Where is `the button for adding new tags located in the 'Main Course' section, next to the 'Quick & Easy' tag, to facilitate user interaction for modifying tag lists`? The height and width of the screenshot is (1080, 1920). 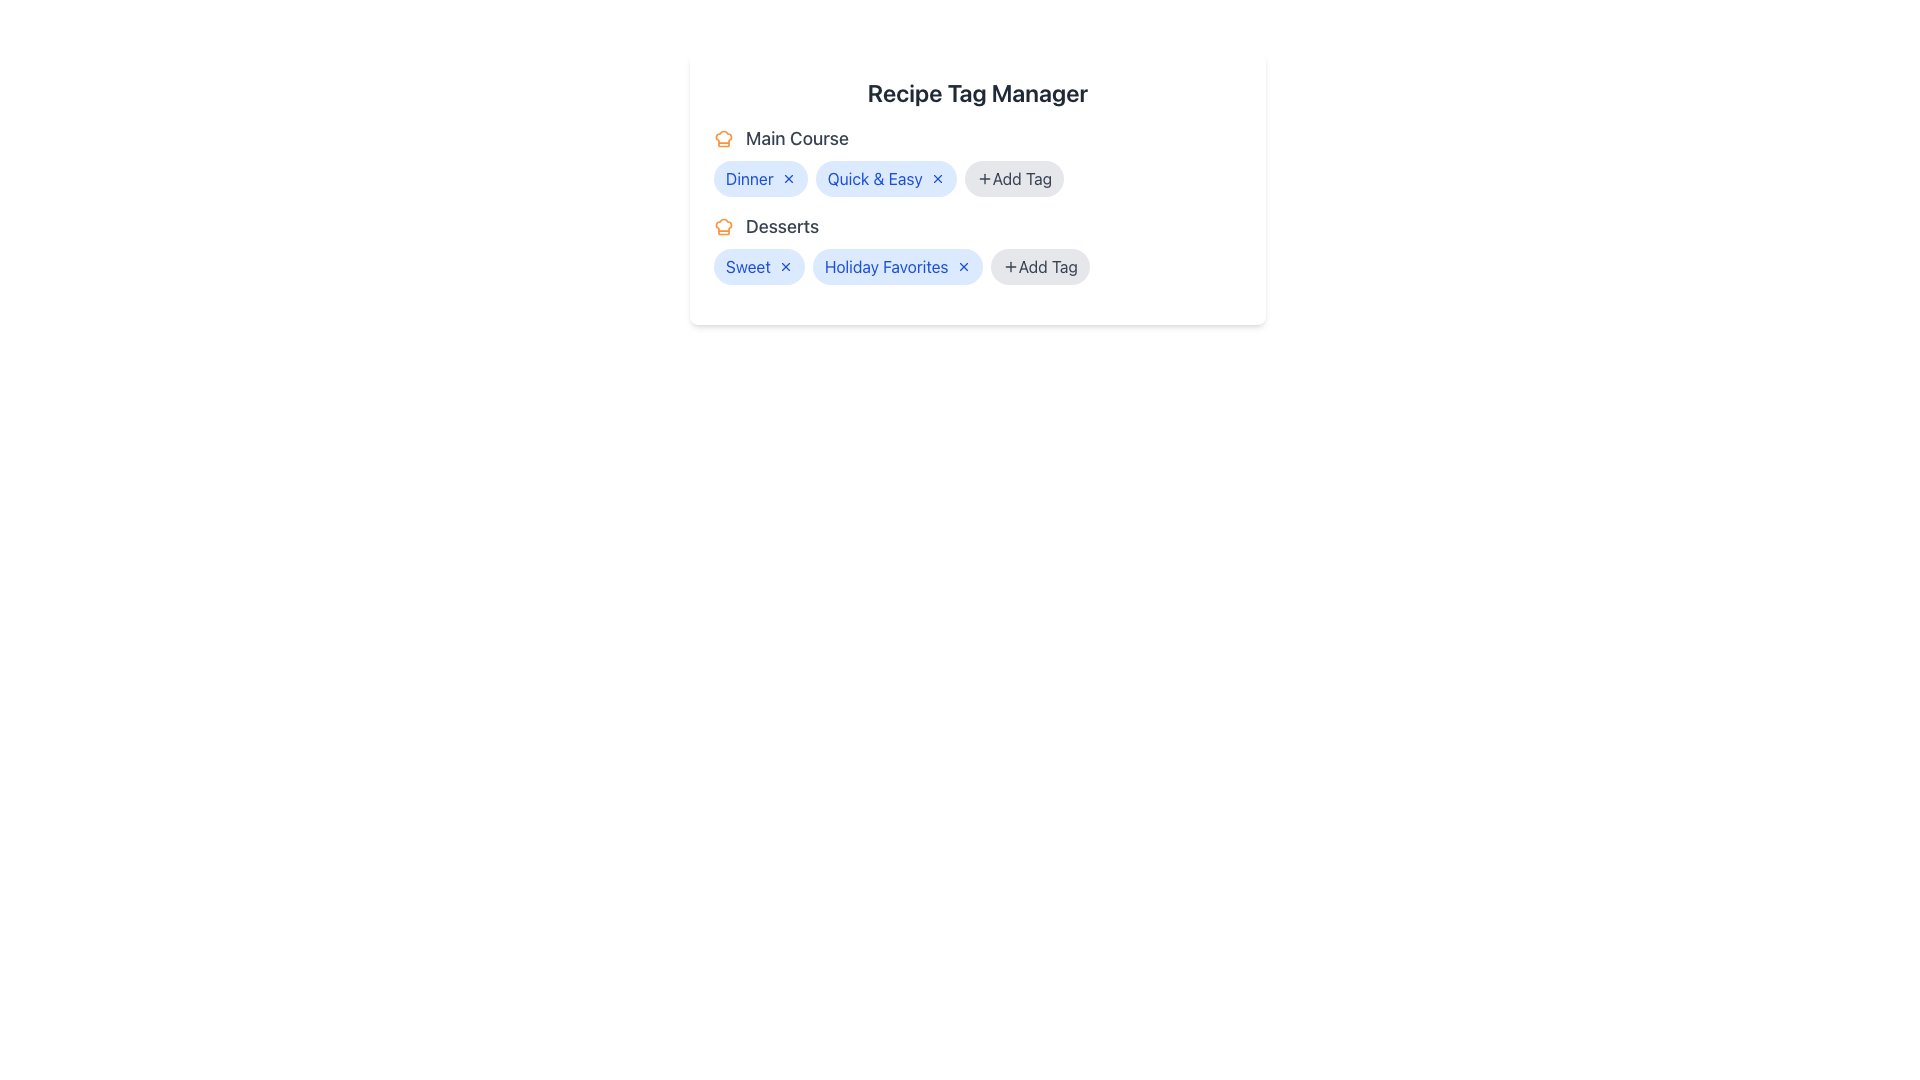
the button for adding new tags located in the 'Main Course' section, next to the 'Quick & Easy' tag, to facilitate user interaction for modifying tag lists is located at coordinates (978, 177).